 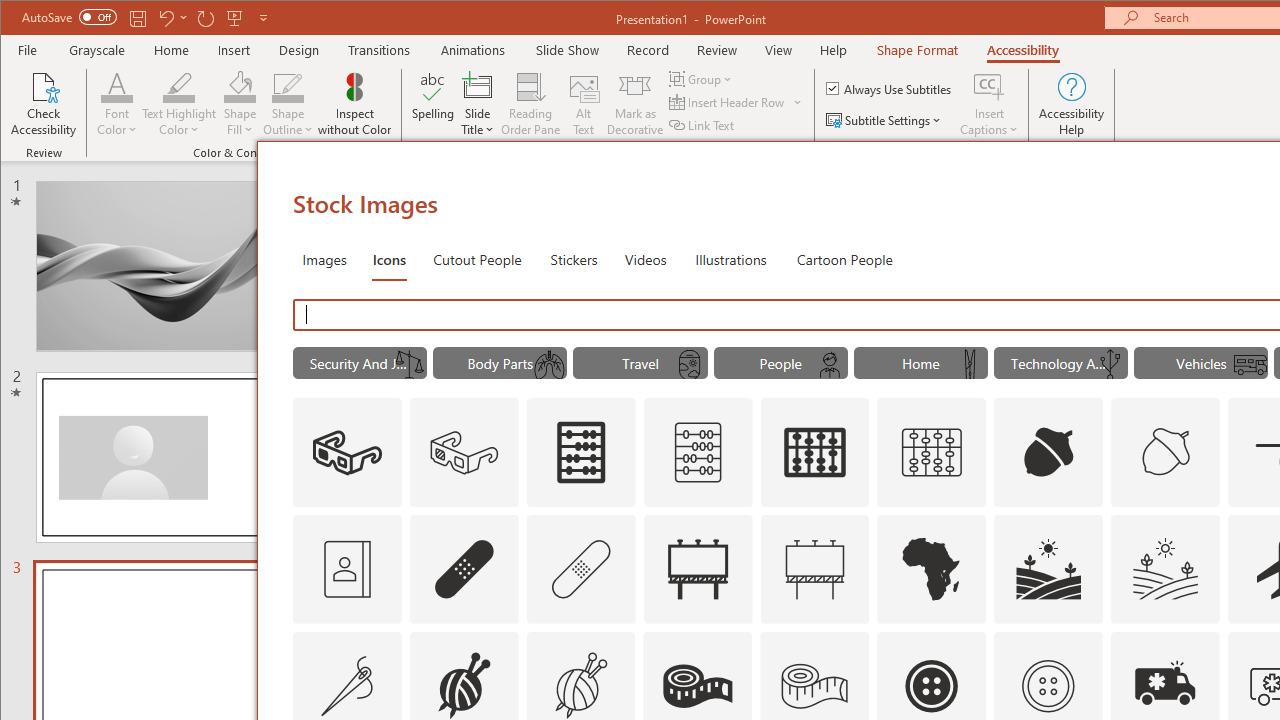 What do you see at coordinates (44, 104) in the screenshot?
I see `'Check Accessibility'` at bounding box center [44, 104].